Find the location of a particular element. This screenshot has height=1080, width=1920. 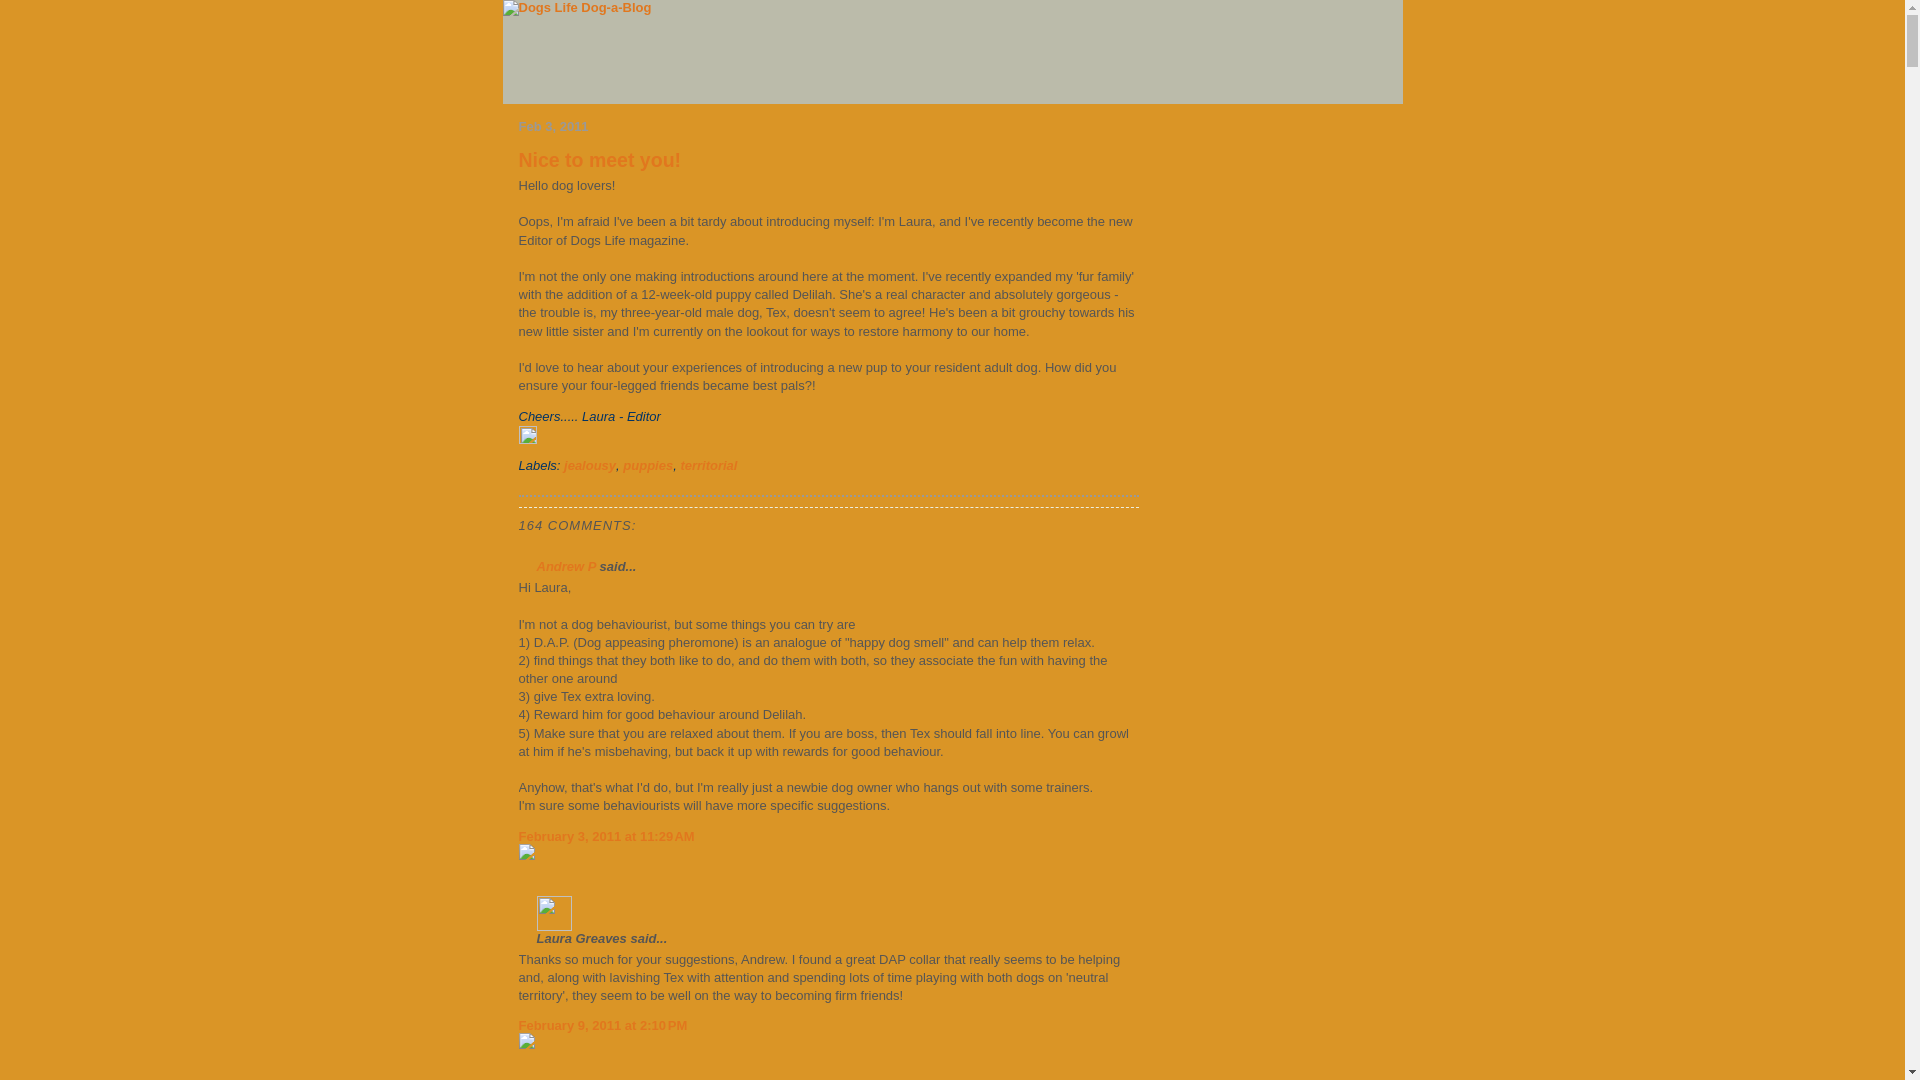

'Andrew P' is located at coordinates (564, 566).